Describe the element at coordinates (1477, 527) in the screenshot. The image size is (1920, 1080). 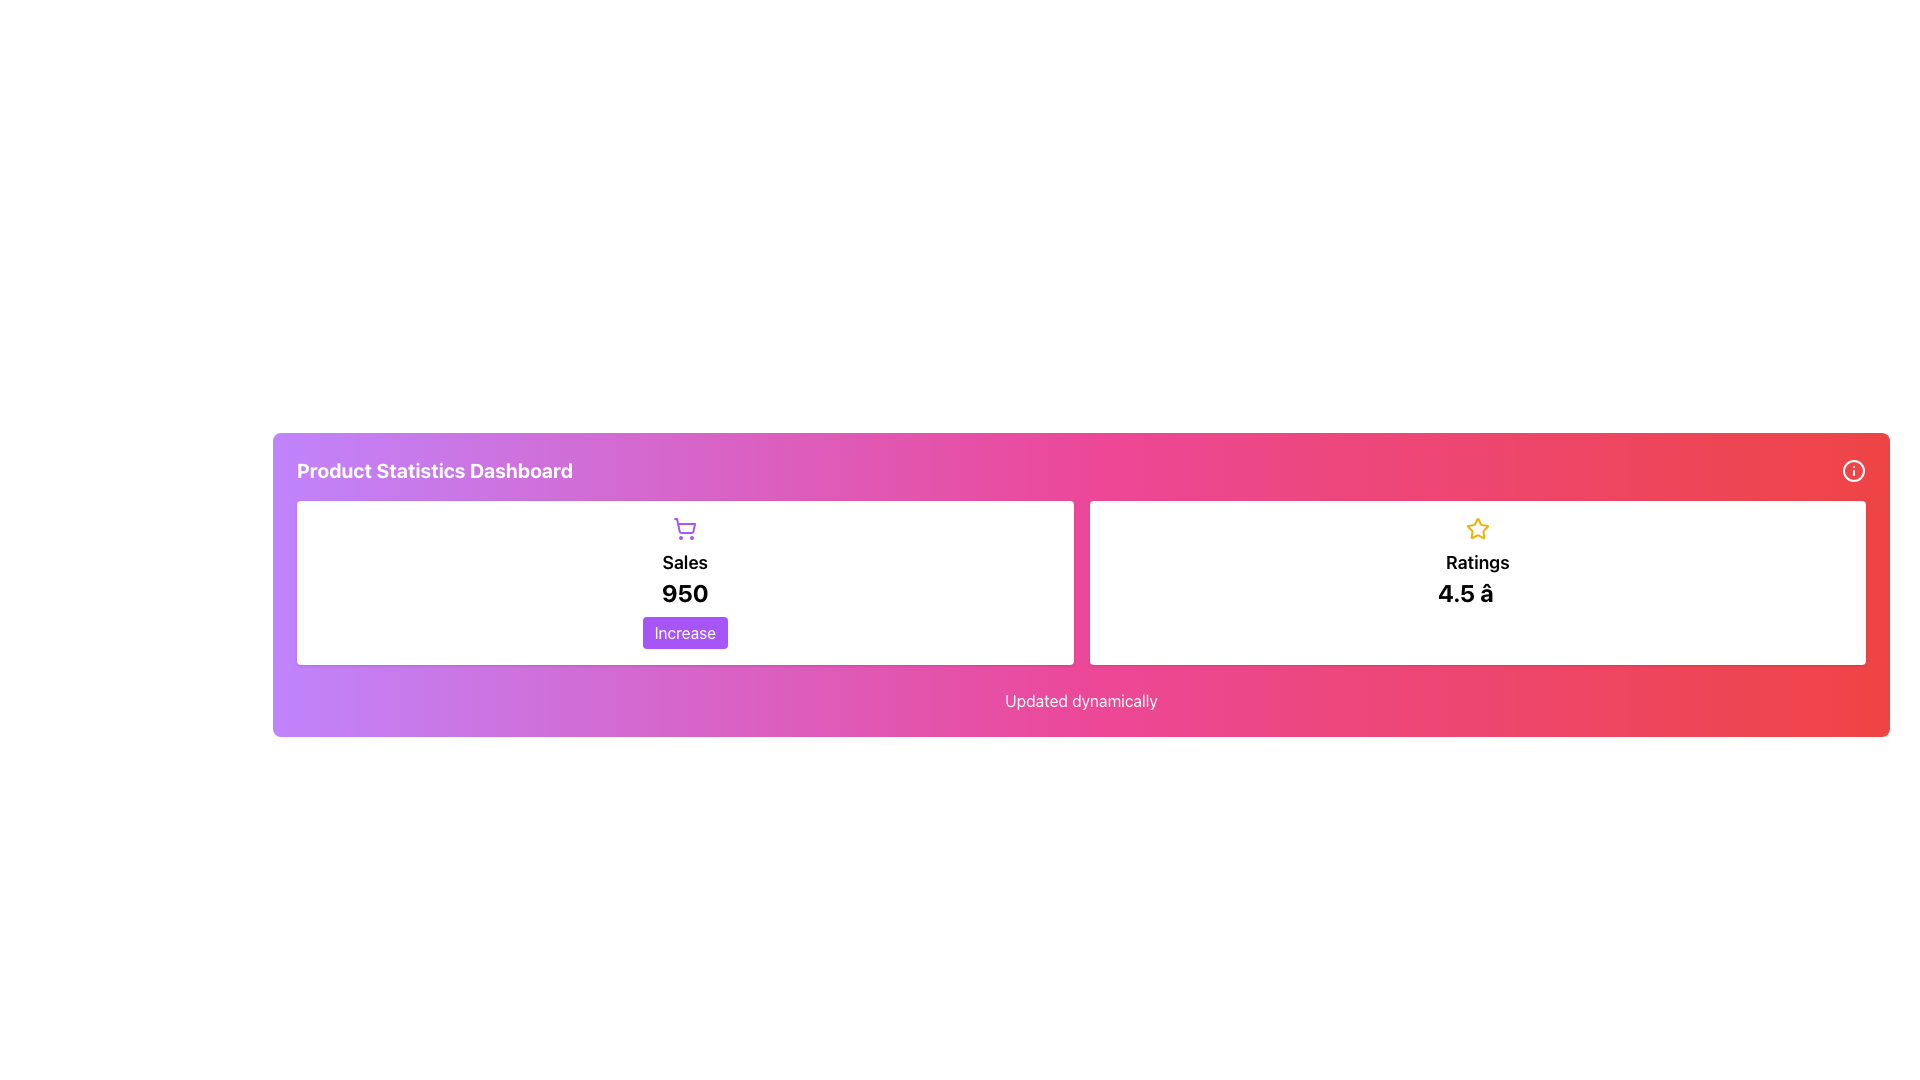
I see `the yellow star-shaped icon with a hollow center located above the rating value '4.5' in the rightmost card of the horizontal layout displaying 'Ratings'` at that location.